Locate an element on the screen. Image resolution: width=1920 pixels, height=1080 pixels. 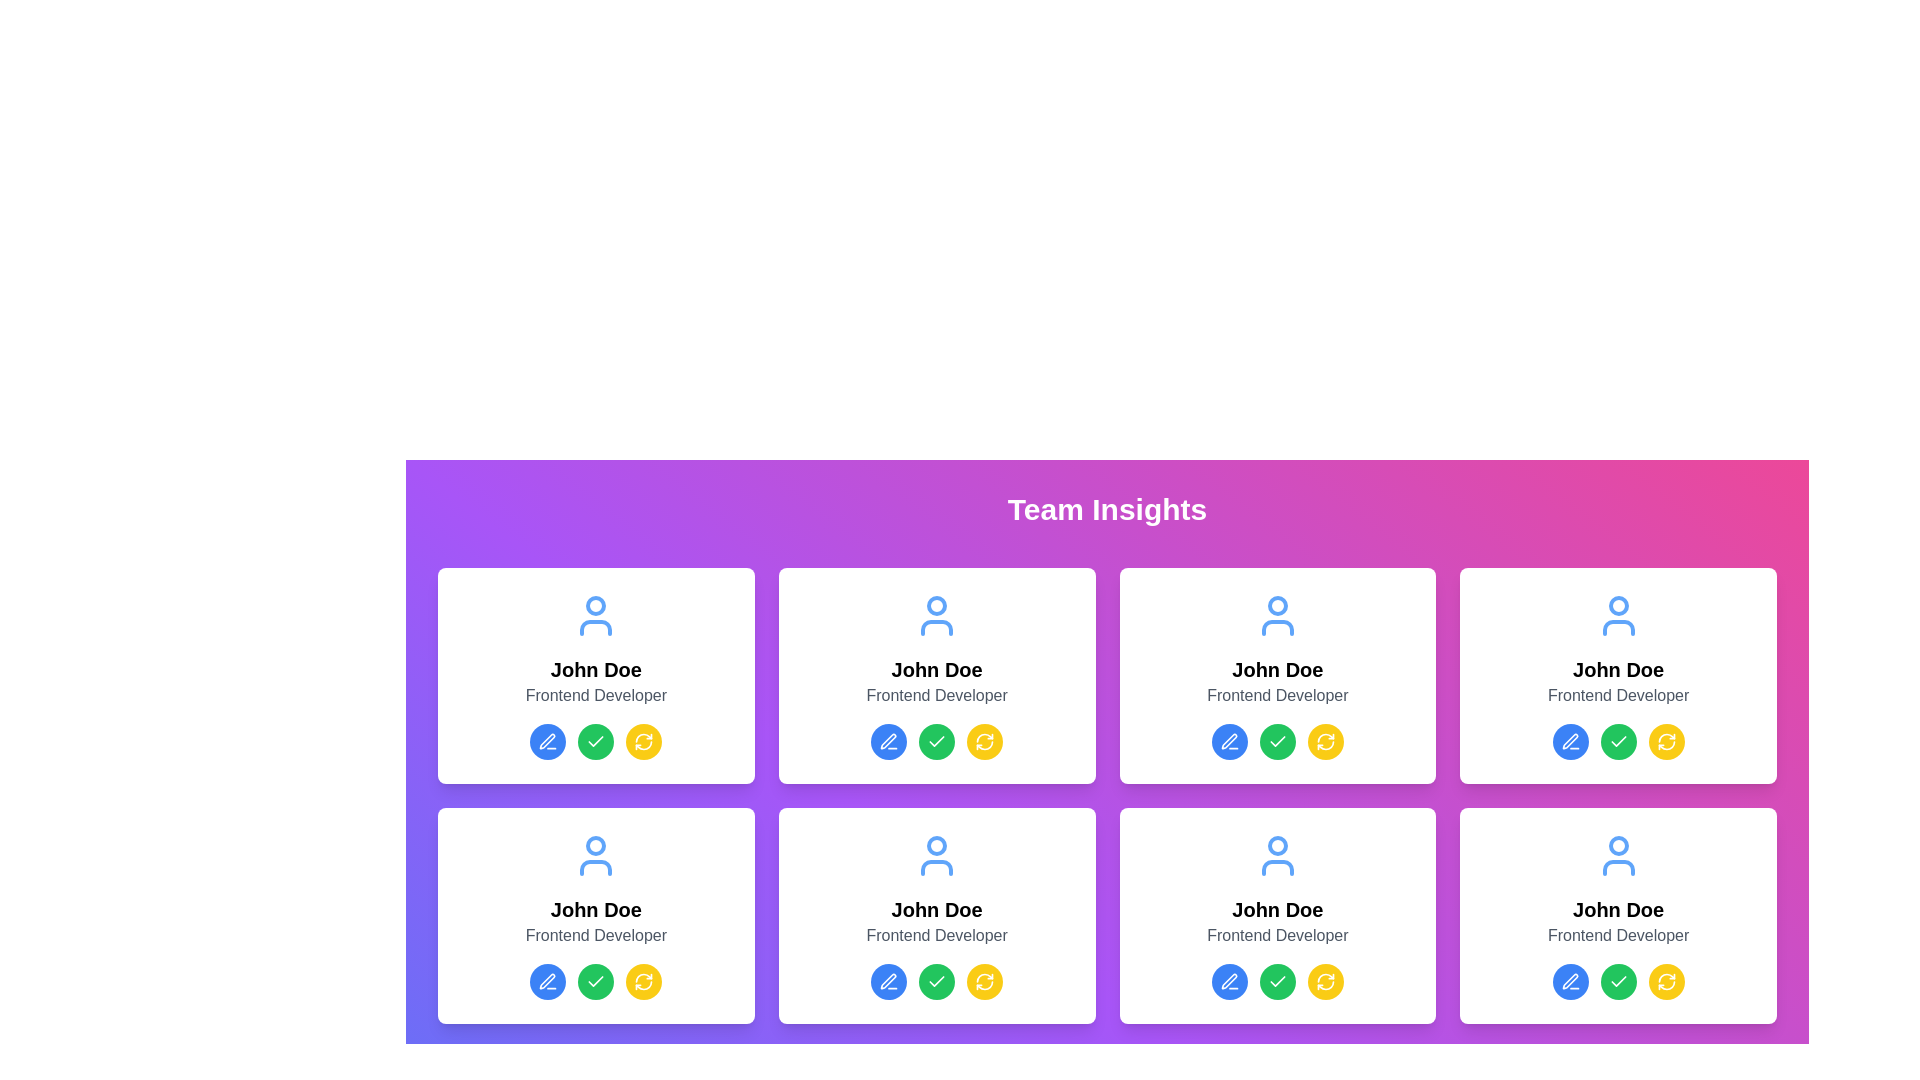
the leftmost edit icon located inside the second user profile card in the bottom row to allow modification of related information is located at coordinates (547, 980).